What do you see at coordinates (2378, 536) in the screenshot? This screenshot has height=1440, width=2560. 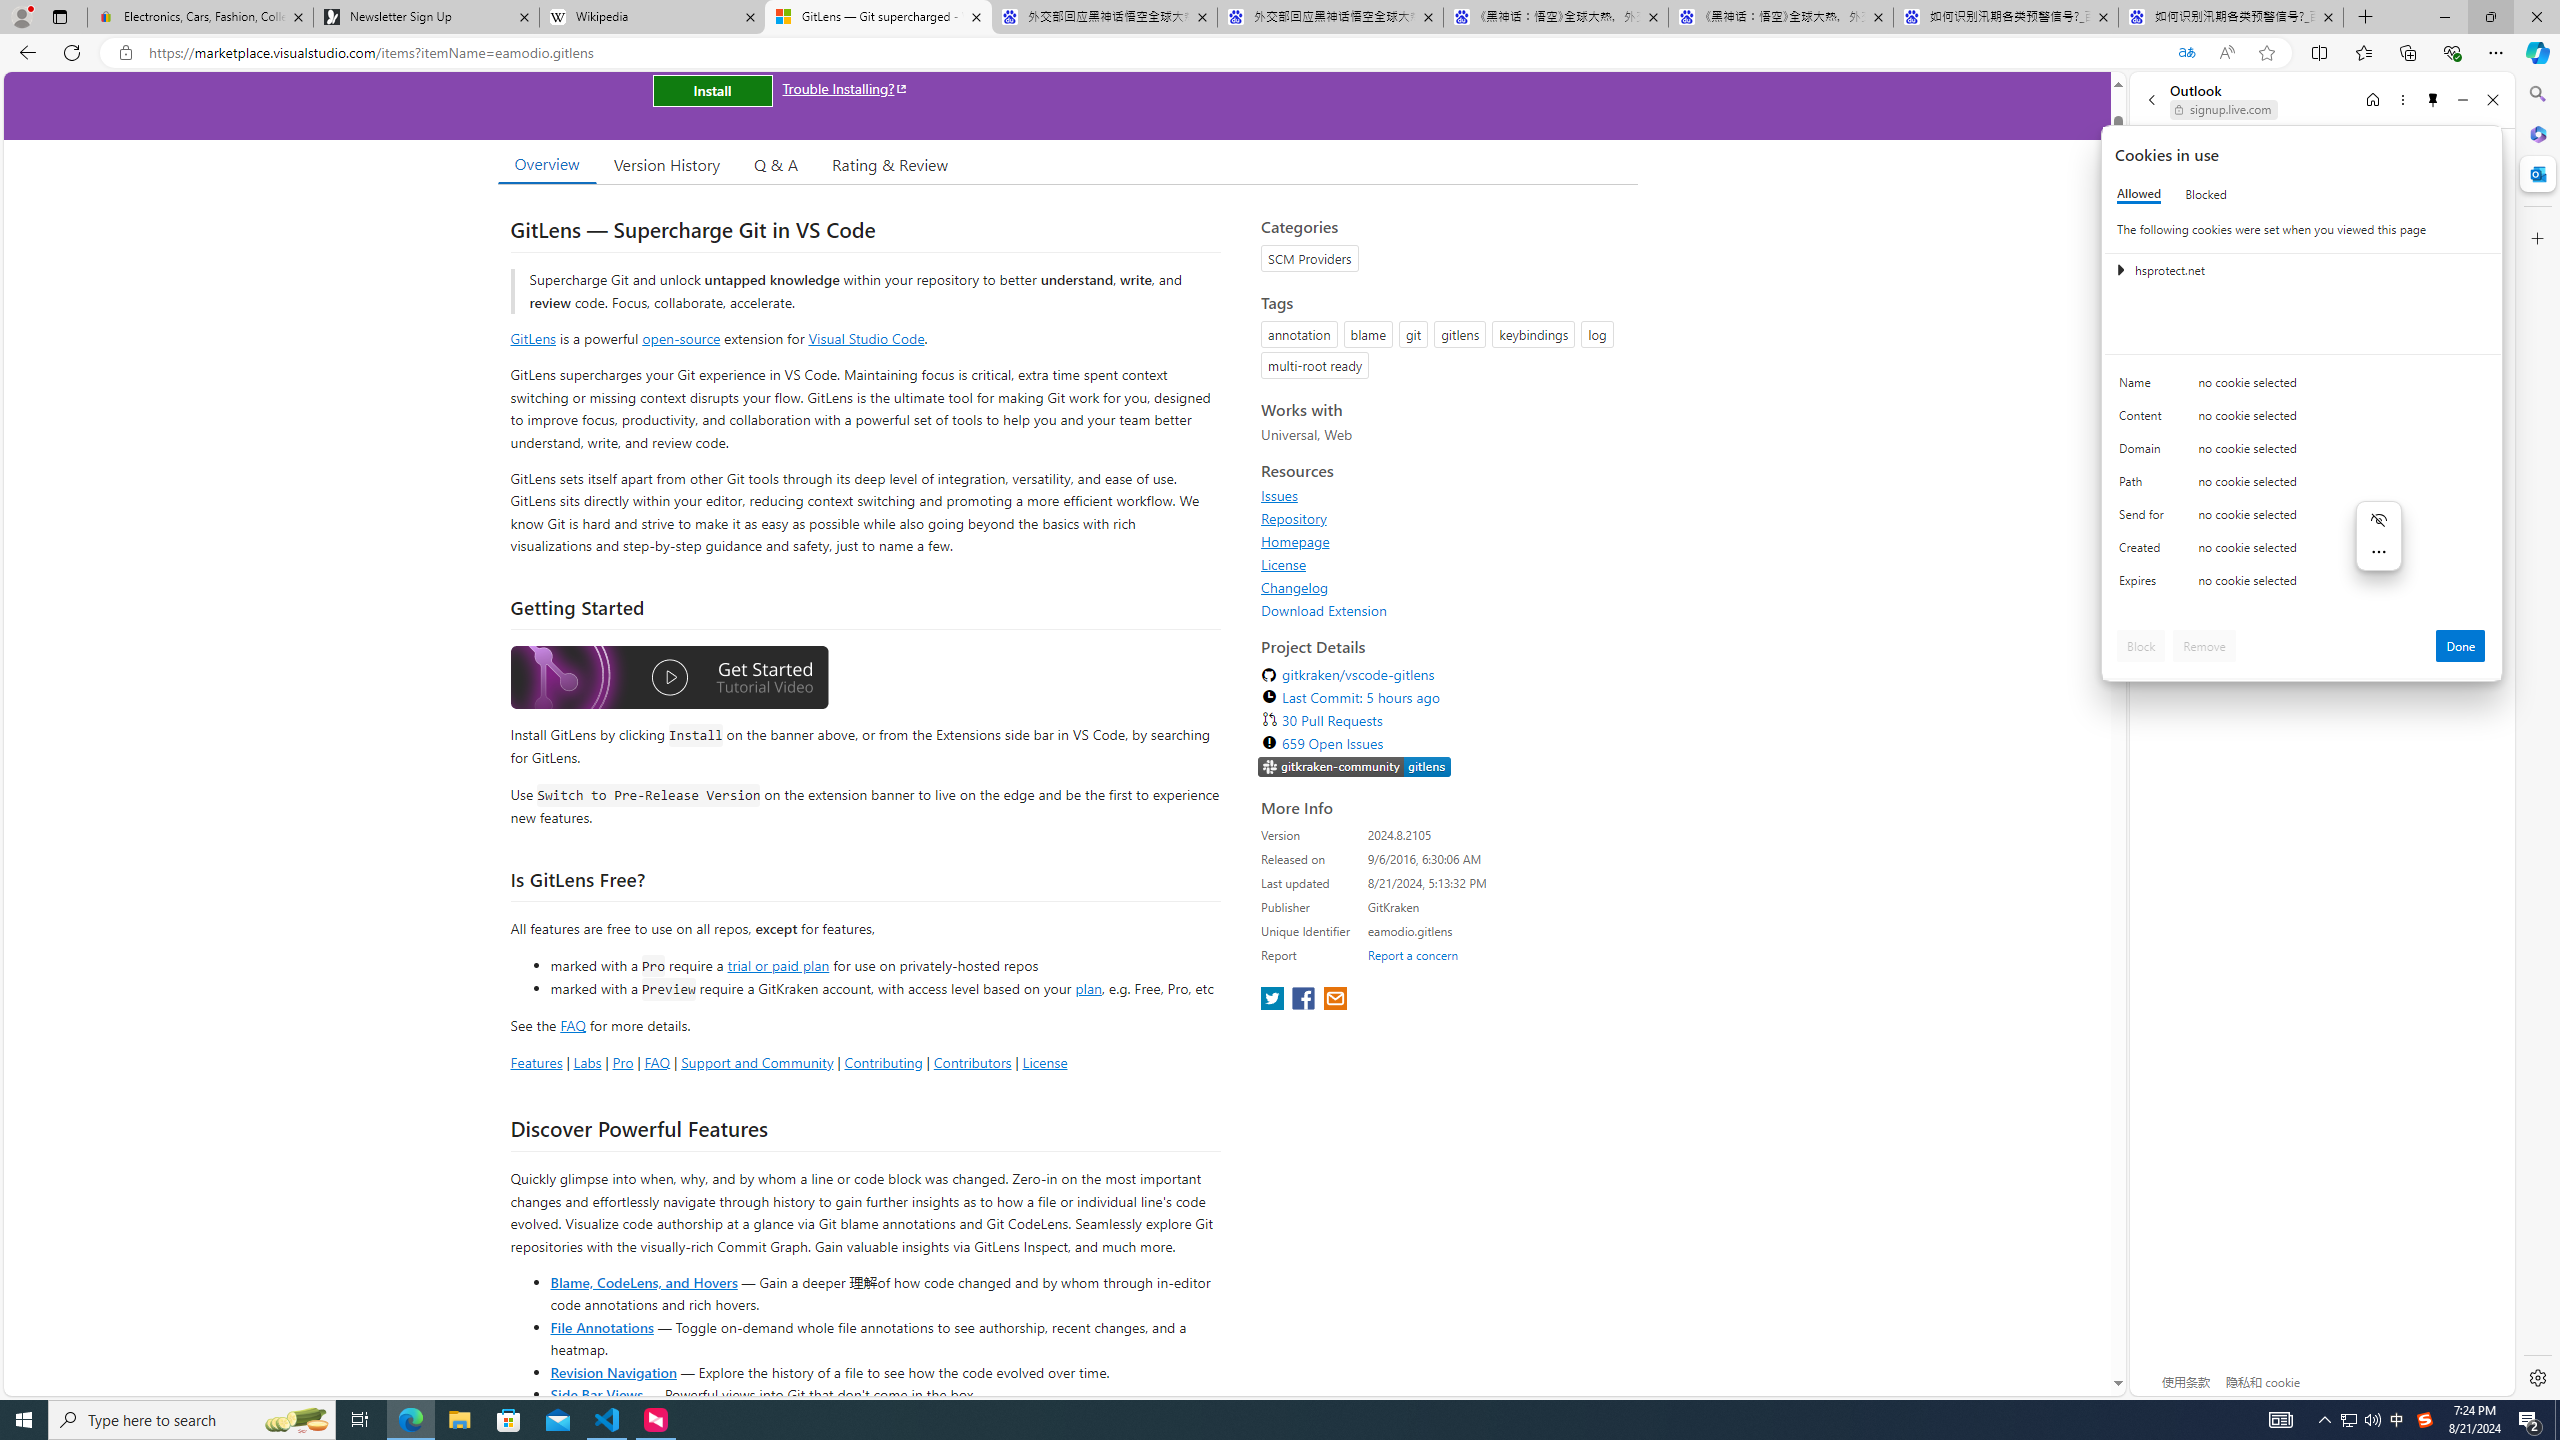 I see `'Mini menu on text selection'` at bounding box center [2378, 536].